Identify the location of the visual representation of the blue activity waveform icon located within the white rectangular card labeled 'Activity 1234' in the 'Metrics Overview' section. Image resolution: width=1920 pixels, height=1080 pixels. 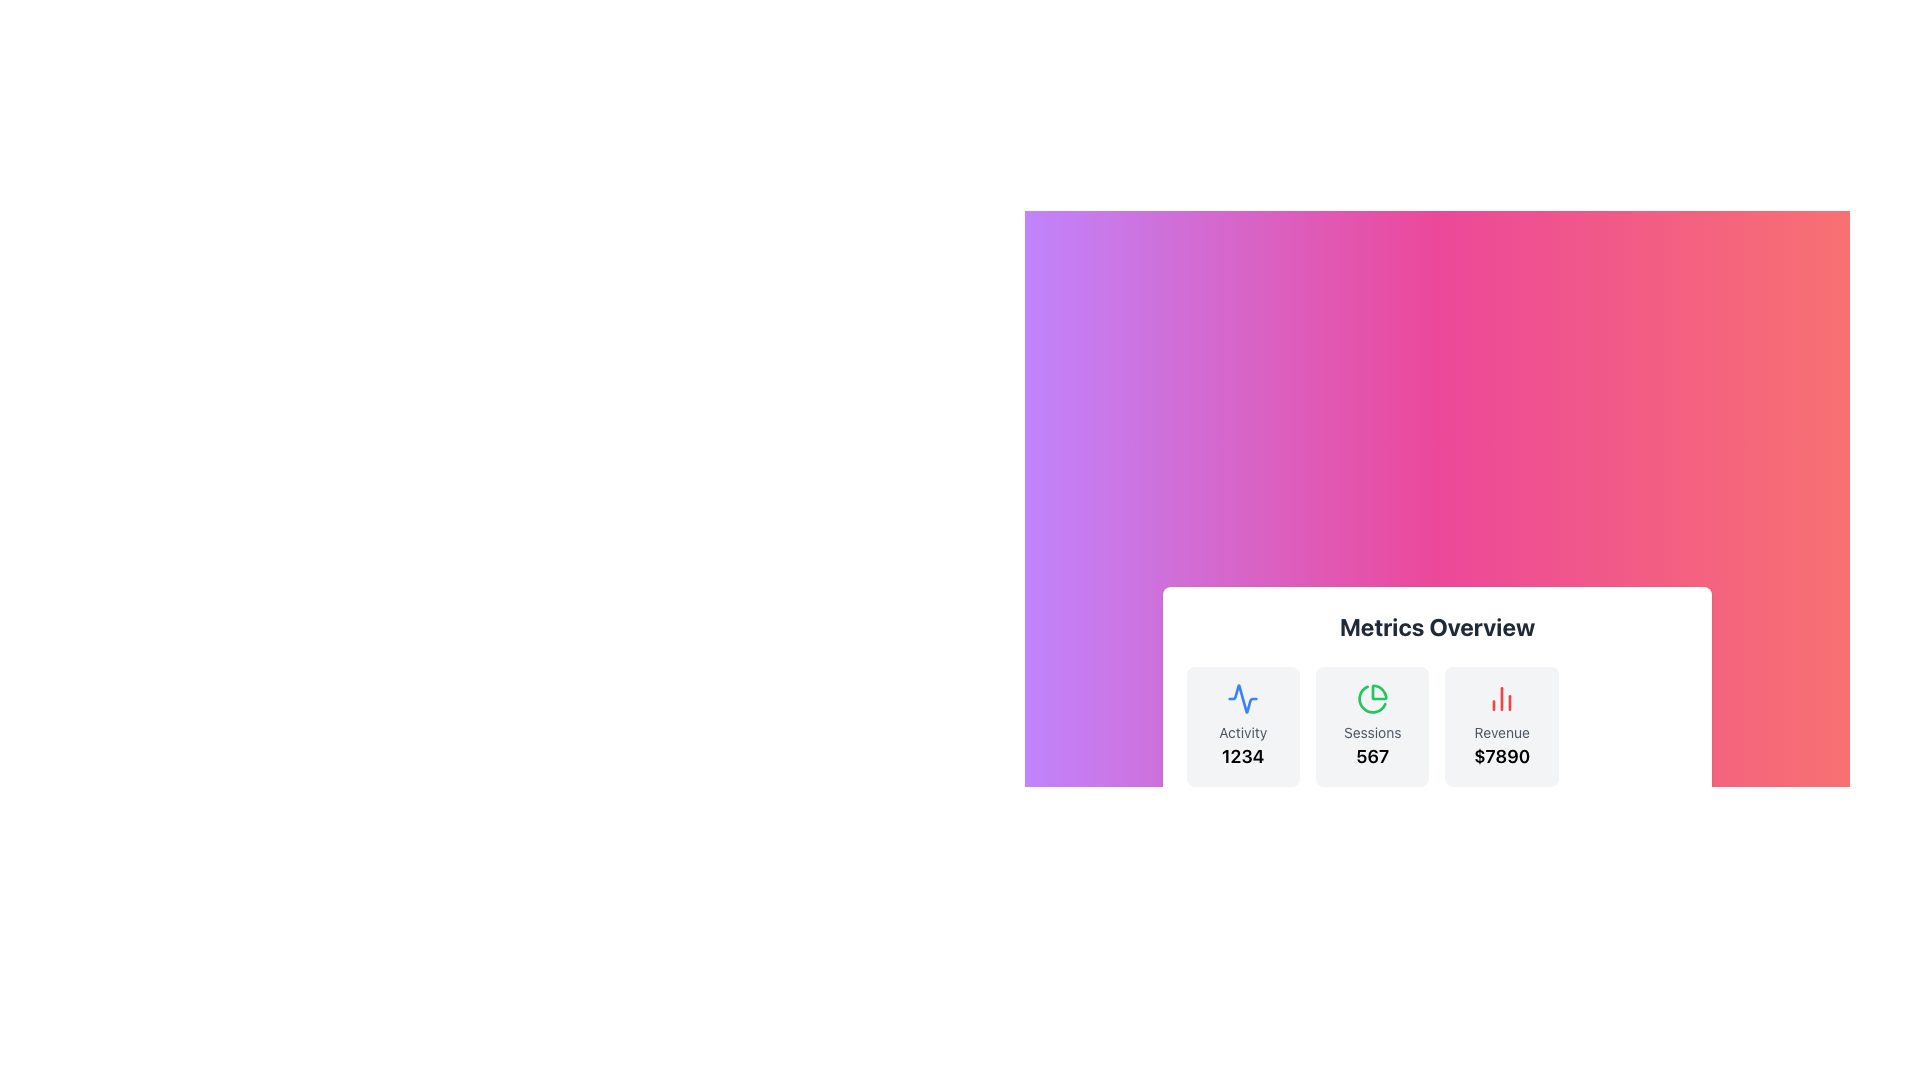
(1242, 697).